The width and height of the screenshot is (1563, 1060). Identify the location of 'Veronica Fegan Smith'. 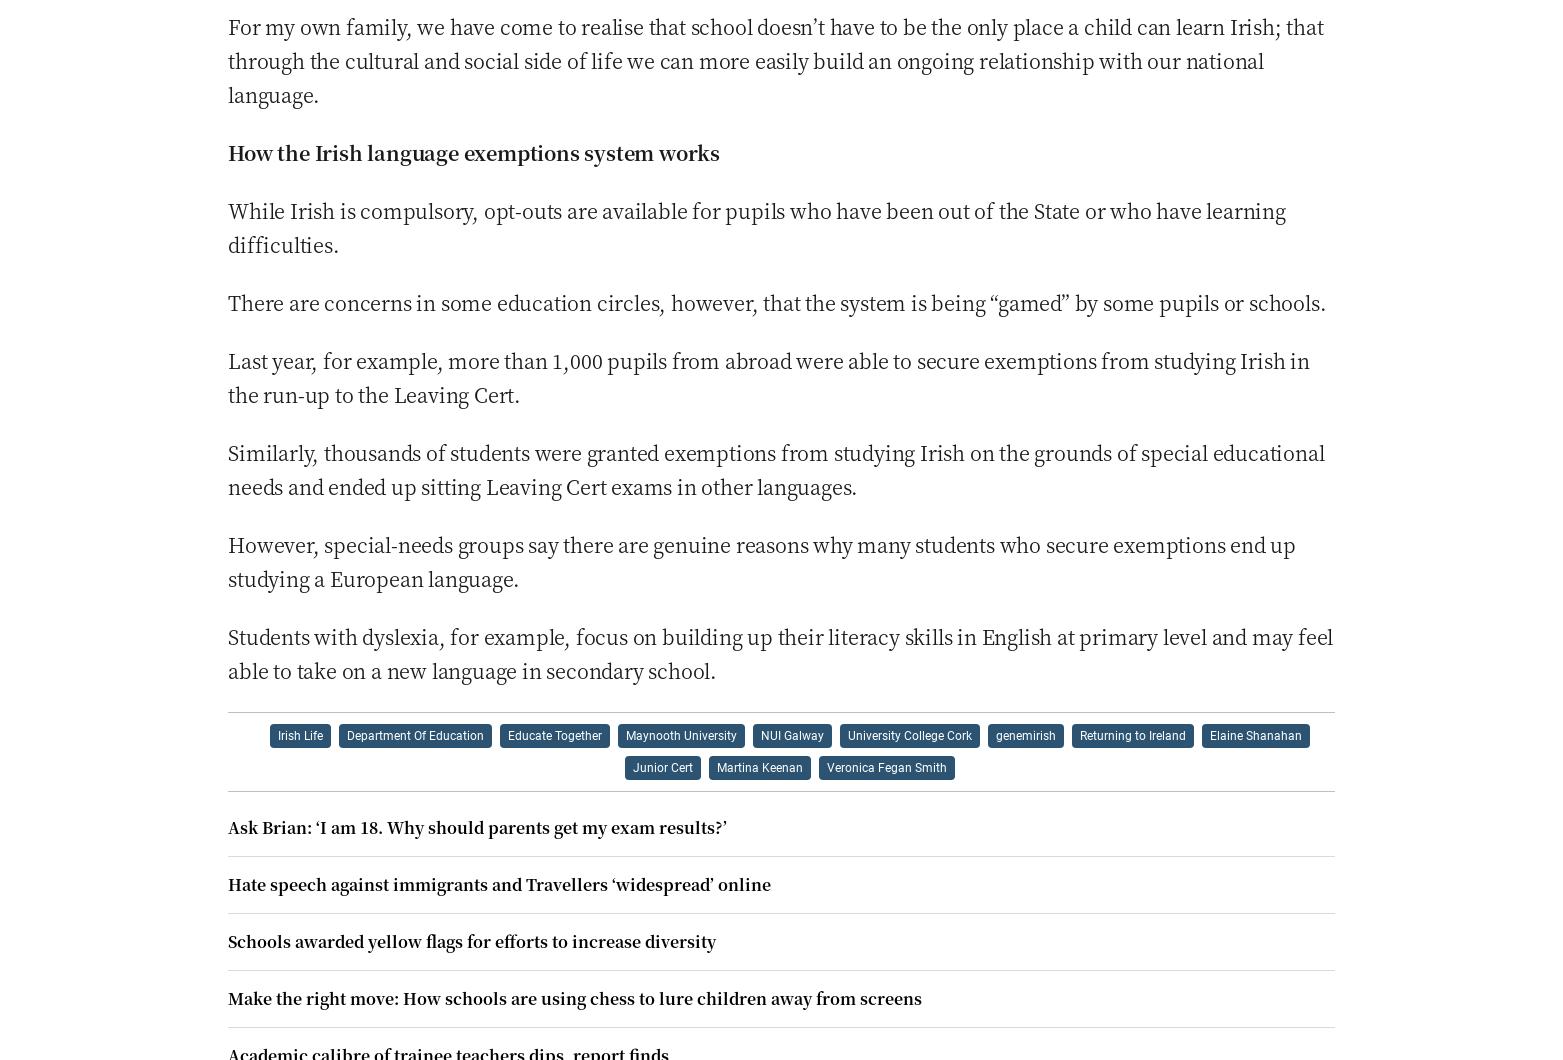
(886, 766).